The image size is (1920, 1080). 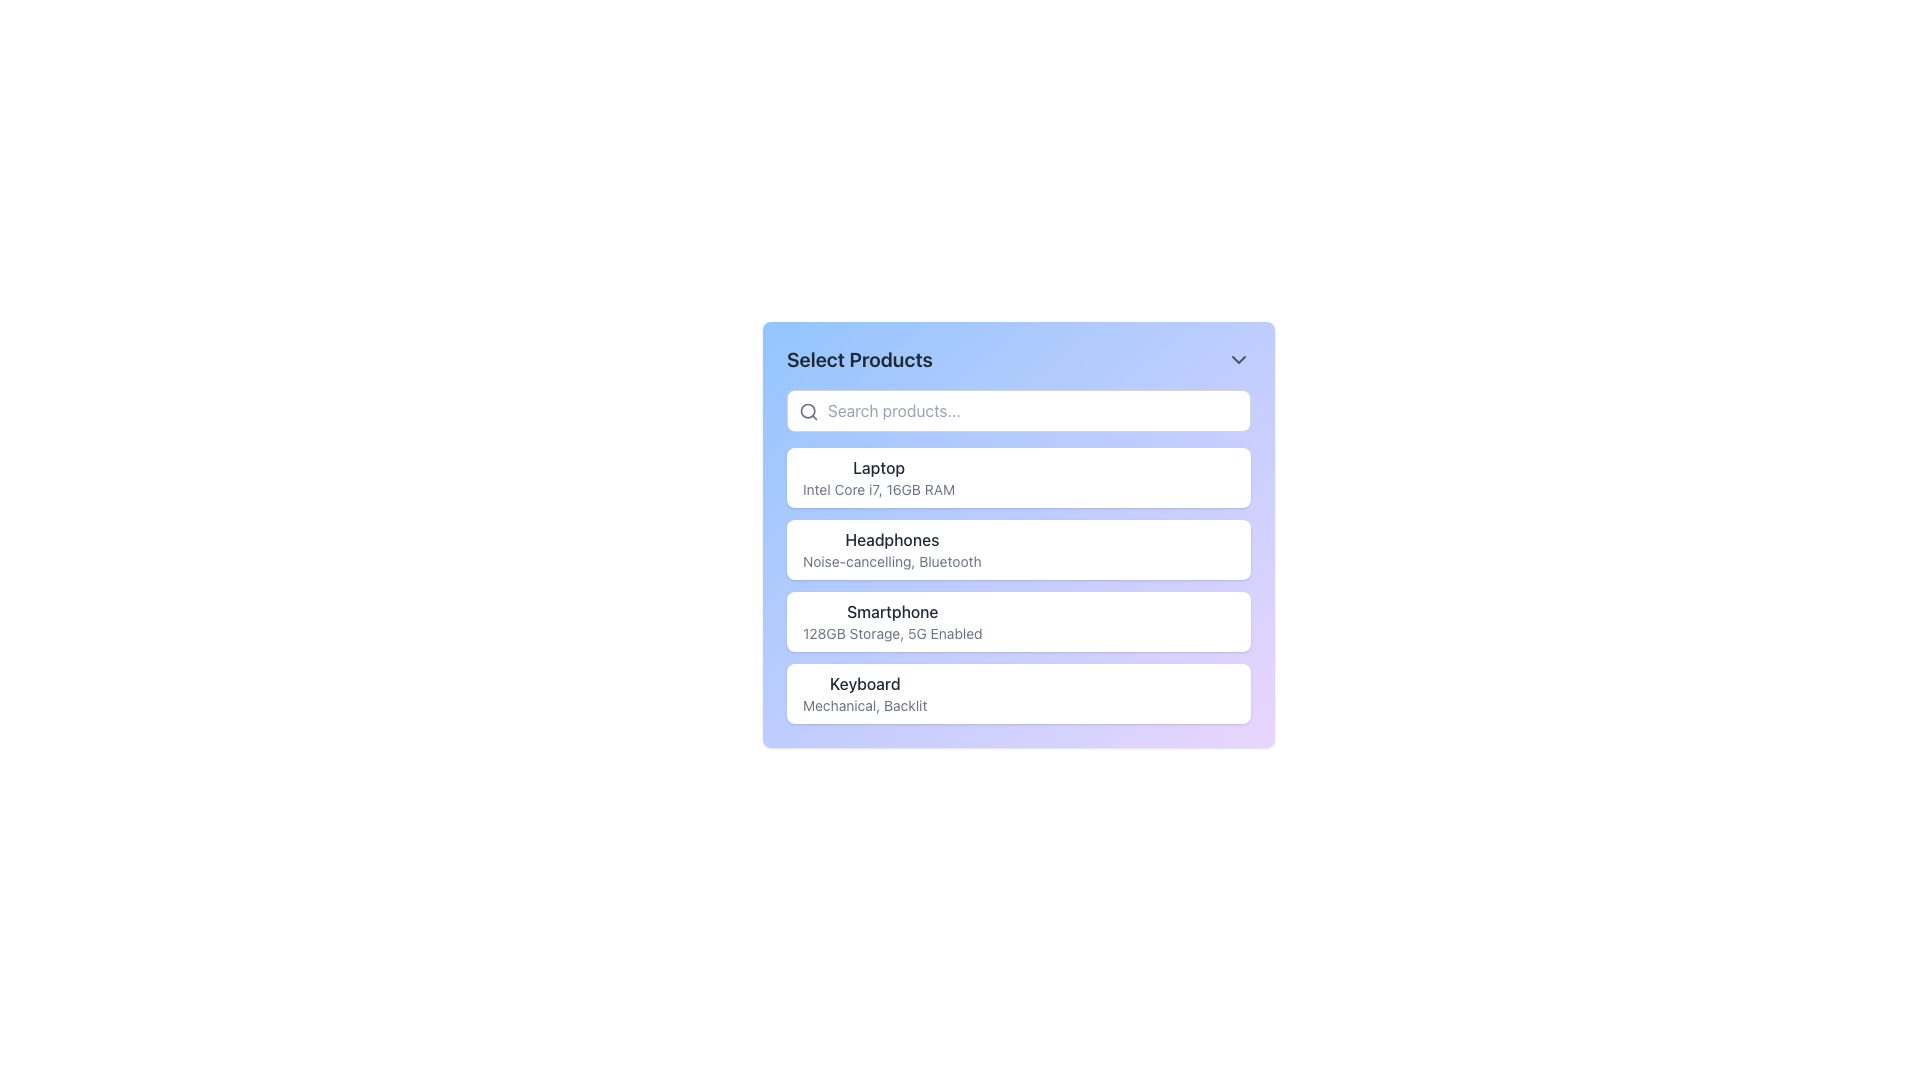 What do you see at coordinates (1237, 358) in the screenshot?
I see `the downward-pointing chevron icon in the upper-right corner of the 'Select Products' card to change its color for indication` at bounding box center [1237, 358].